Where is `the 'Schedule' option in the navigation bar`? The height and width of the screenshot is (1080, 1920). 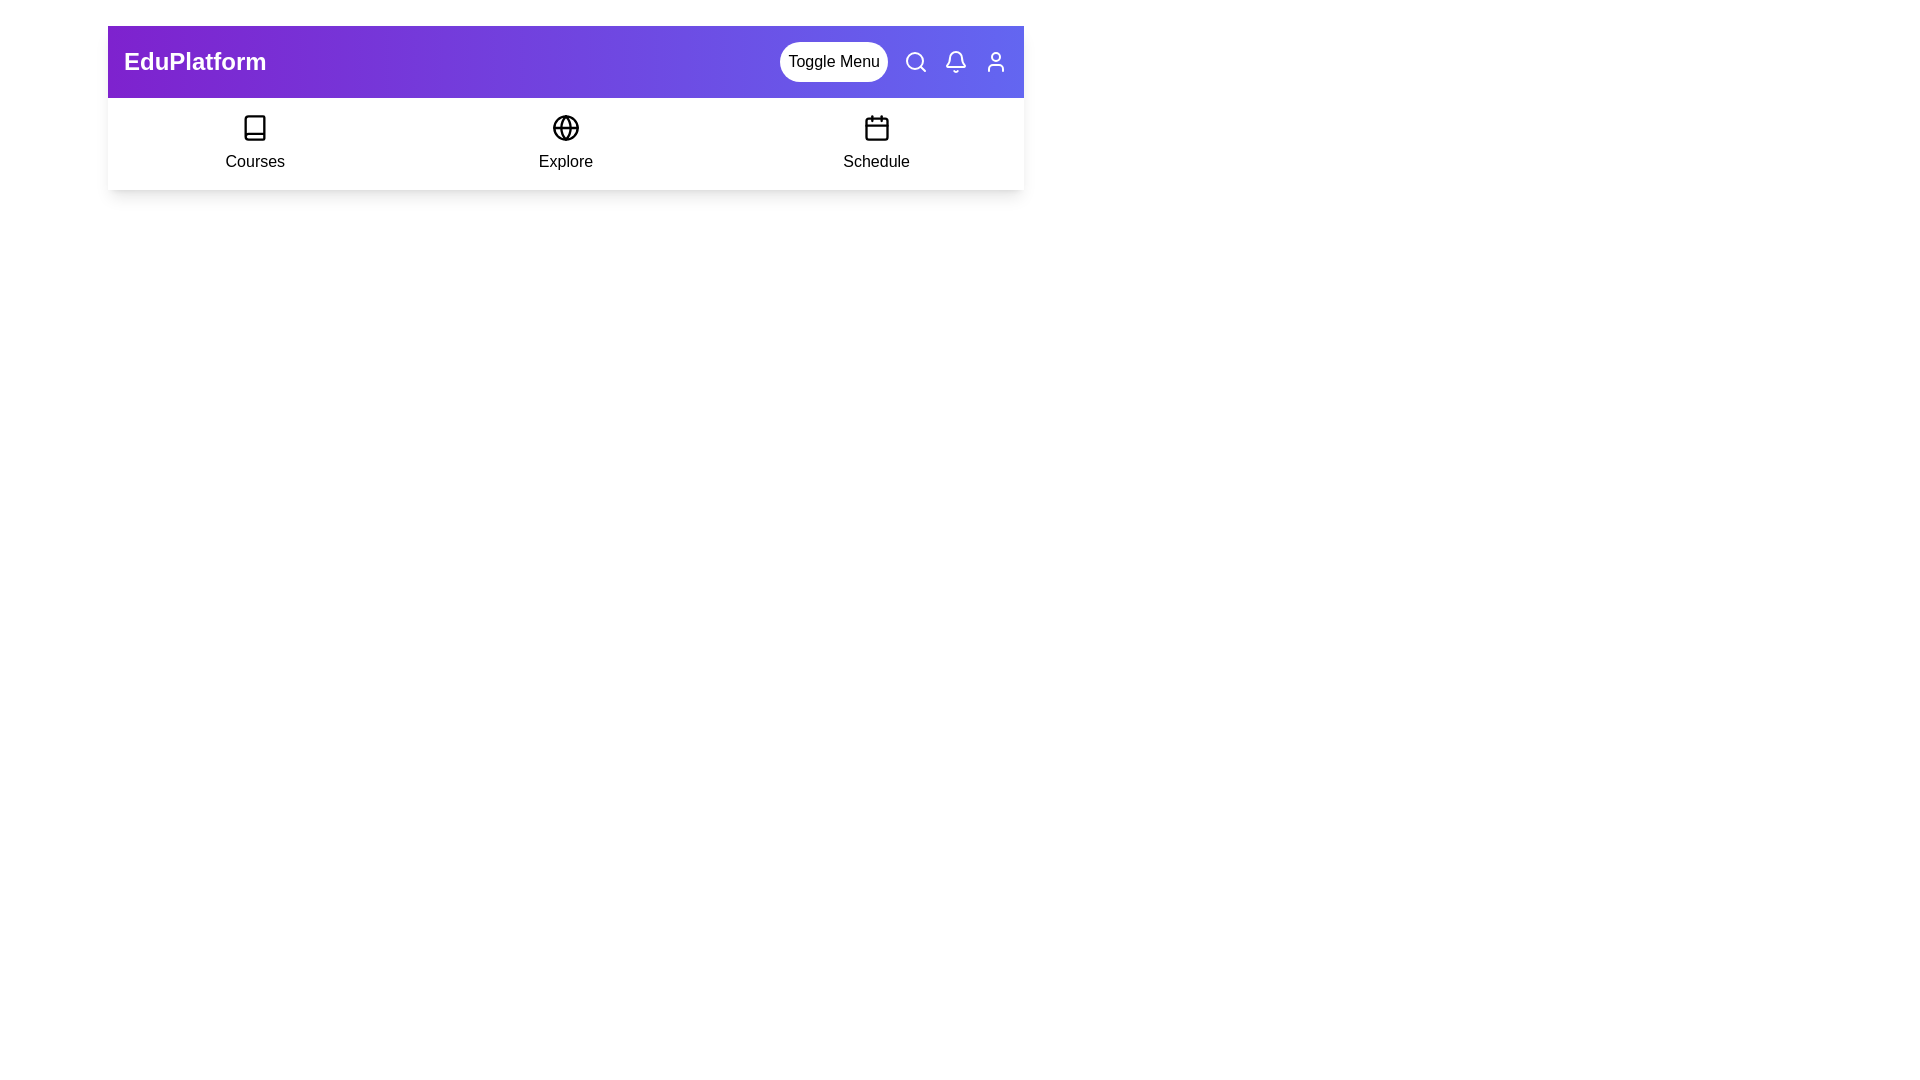
the 'Schedule' option in the navigation bar is located at coordinates (875, 142).